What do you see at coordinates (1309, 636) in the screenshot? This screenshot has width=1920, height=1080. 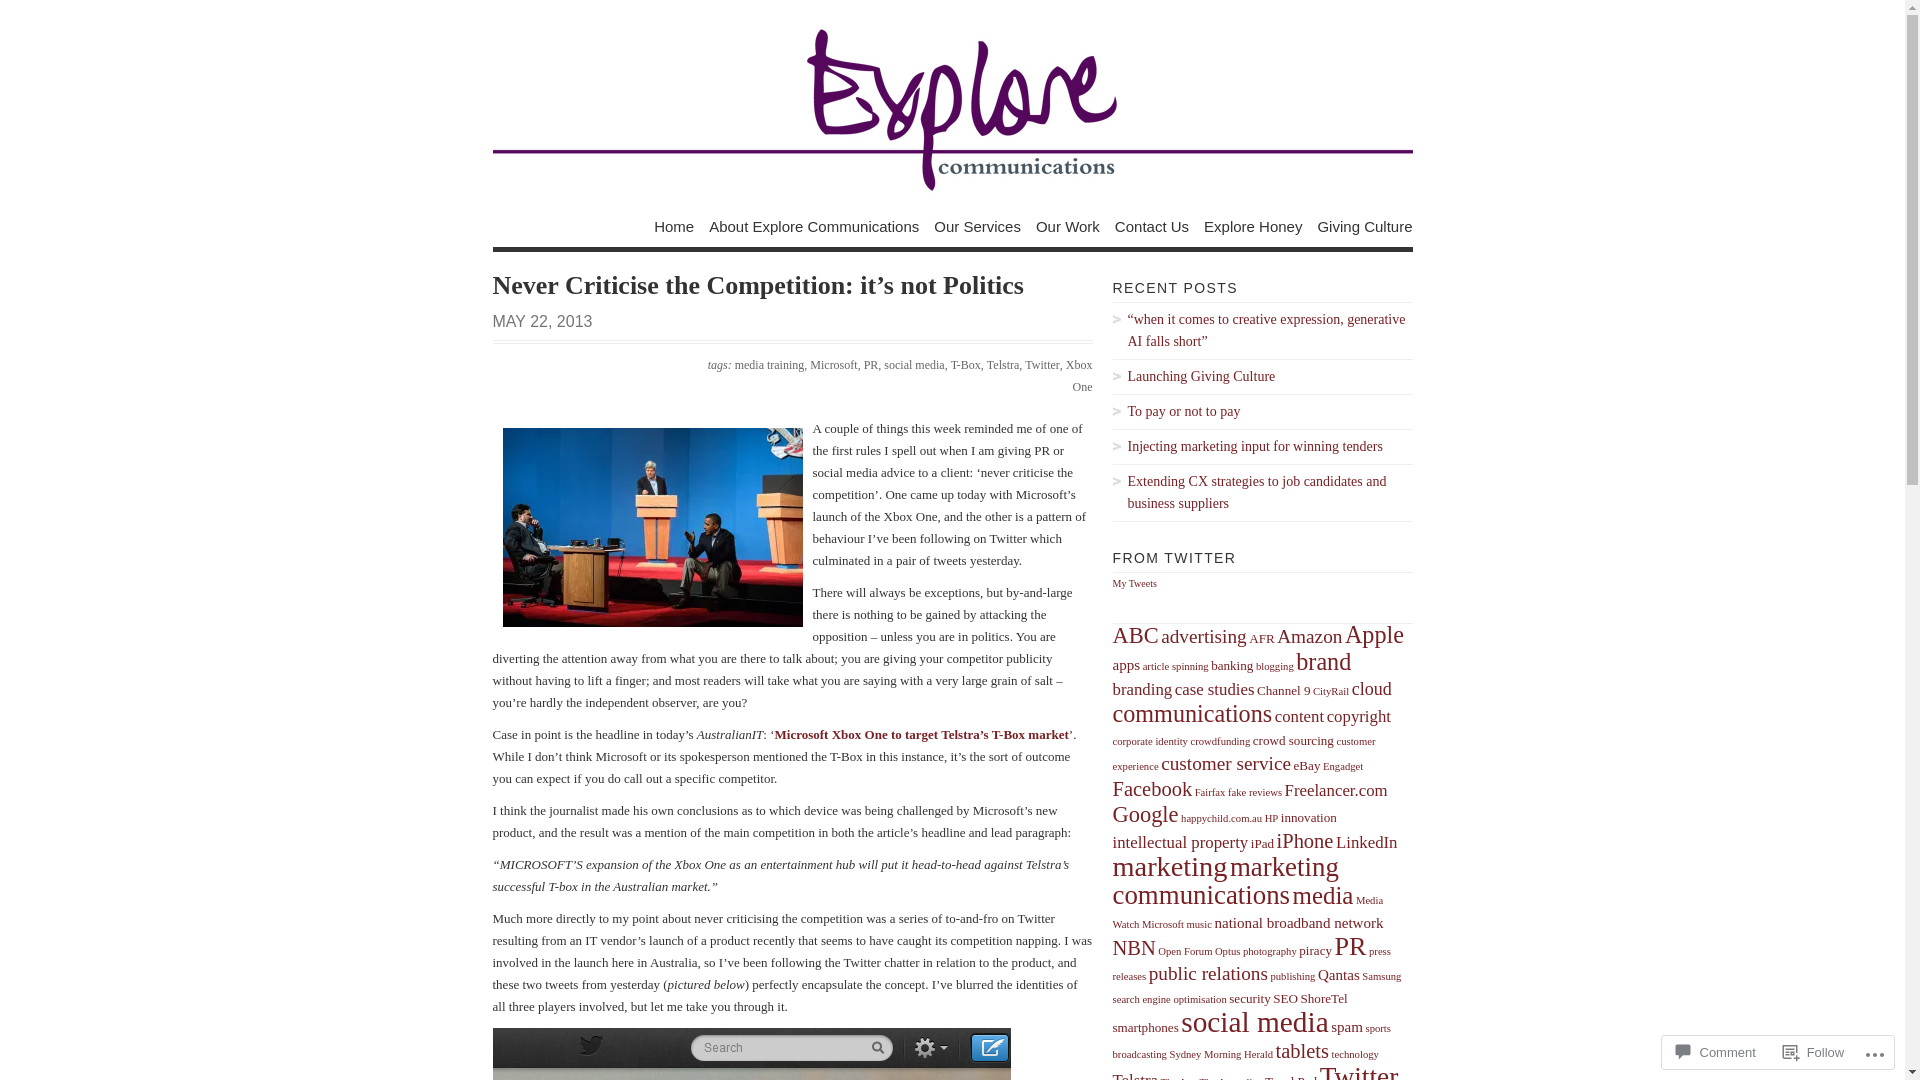 I see `'Amazon'` at bounding box center [1309, 636].